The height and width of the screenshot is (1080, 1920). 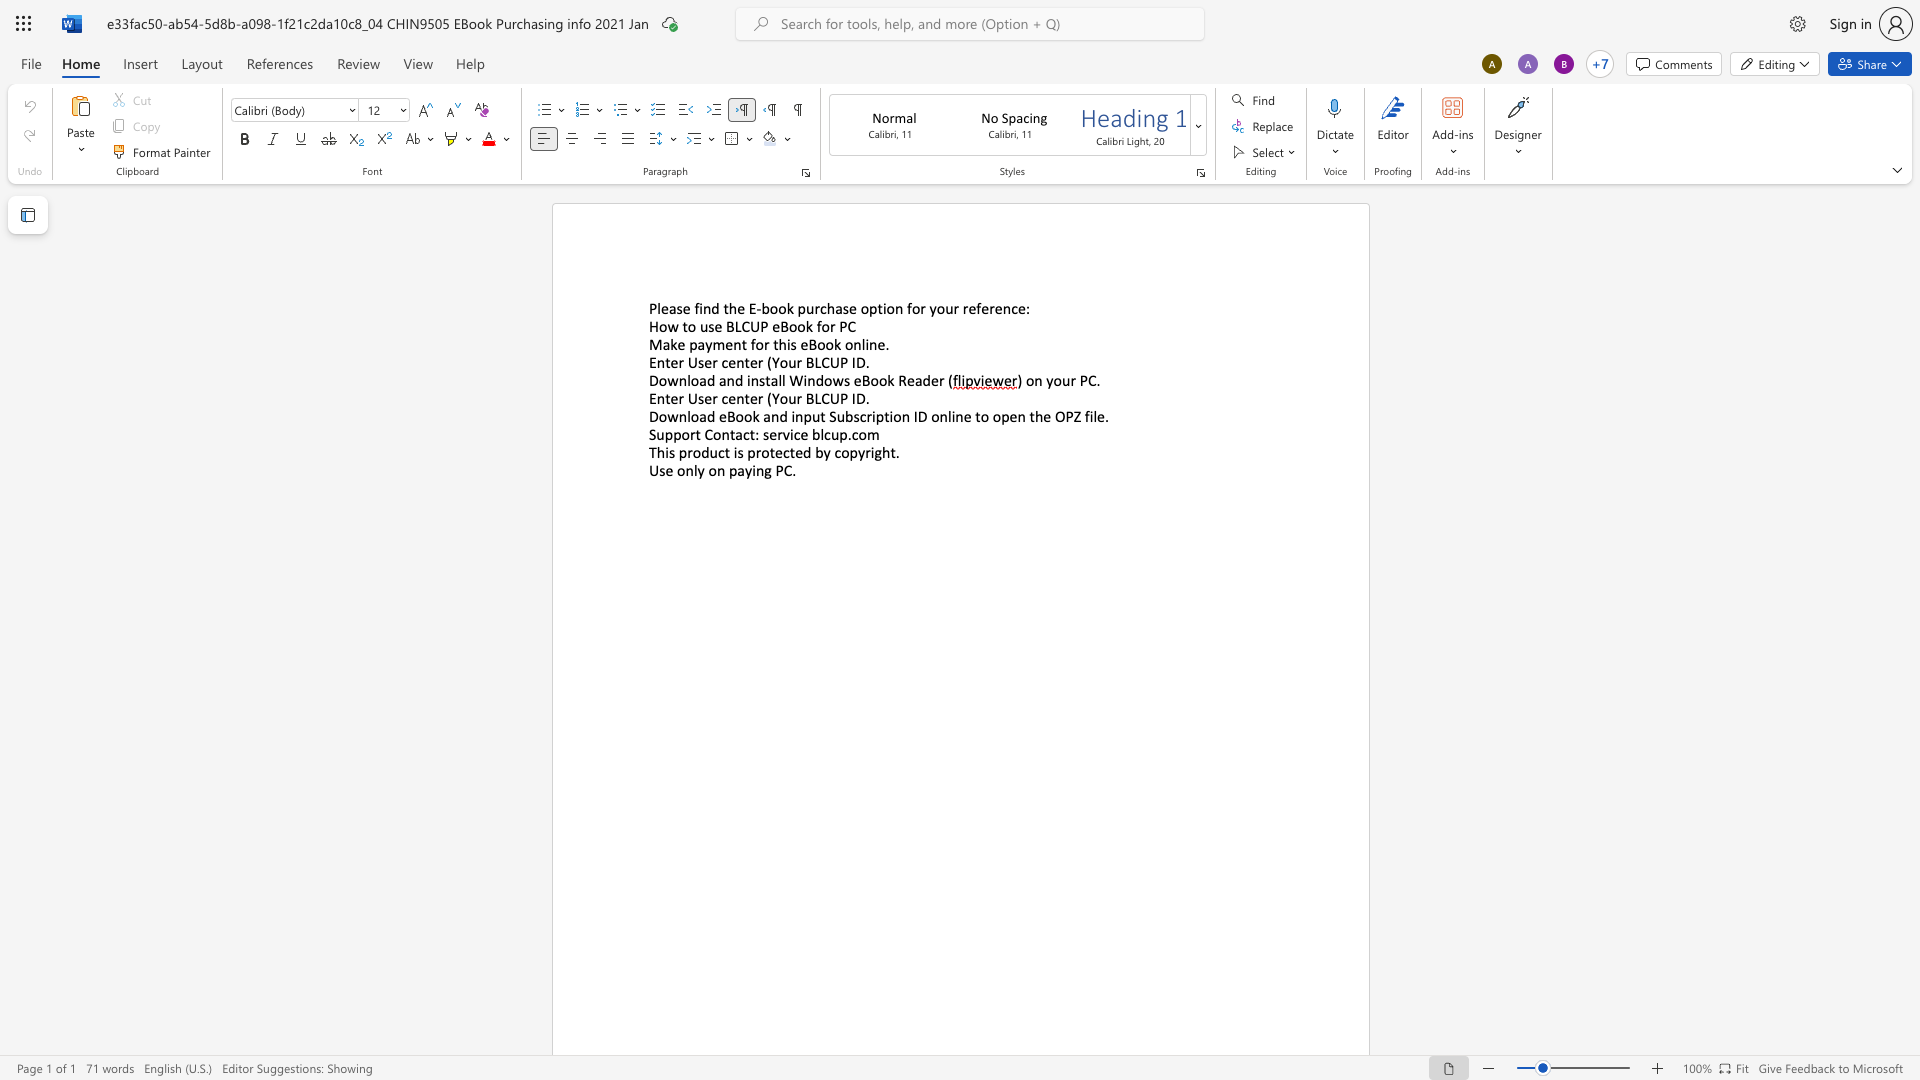 I want to click on the 1th character "C" in the text, so click(x=744, y=325).